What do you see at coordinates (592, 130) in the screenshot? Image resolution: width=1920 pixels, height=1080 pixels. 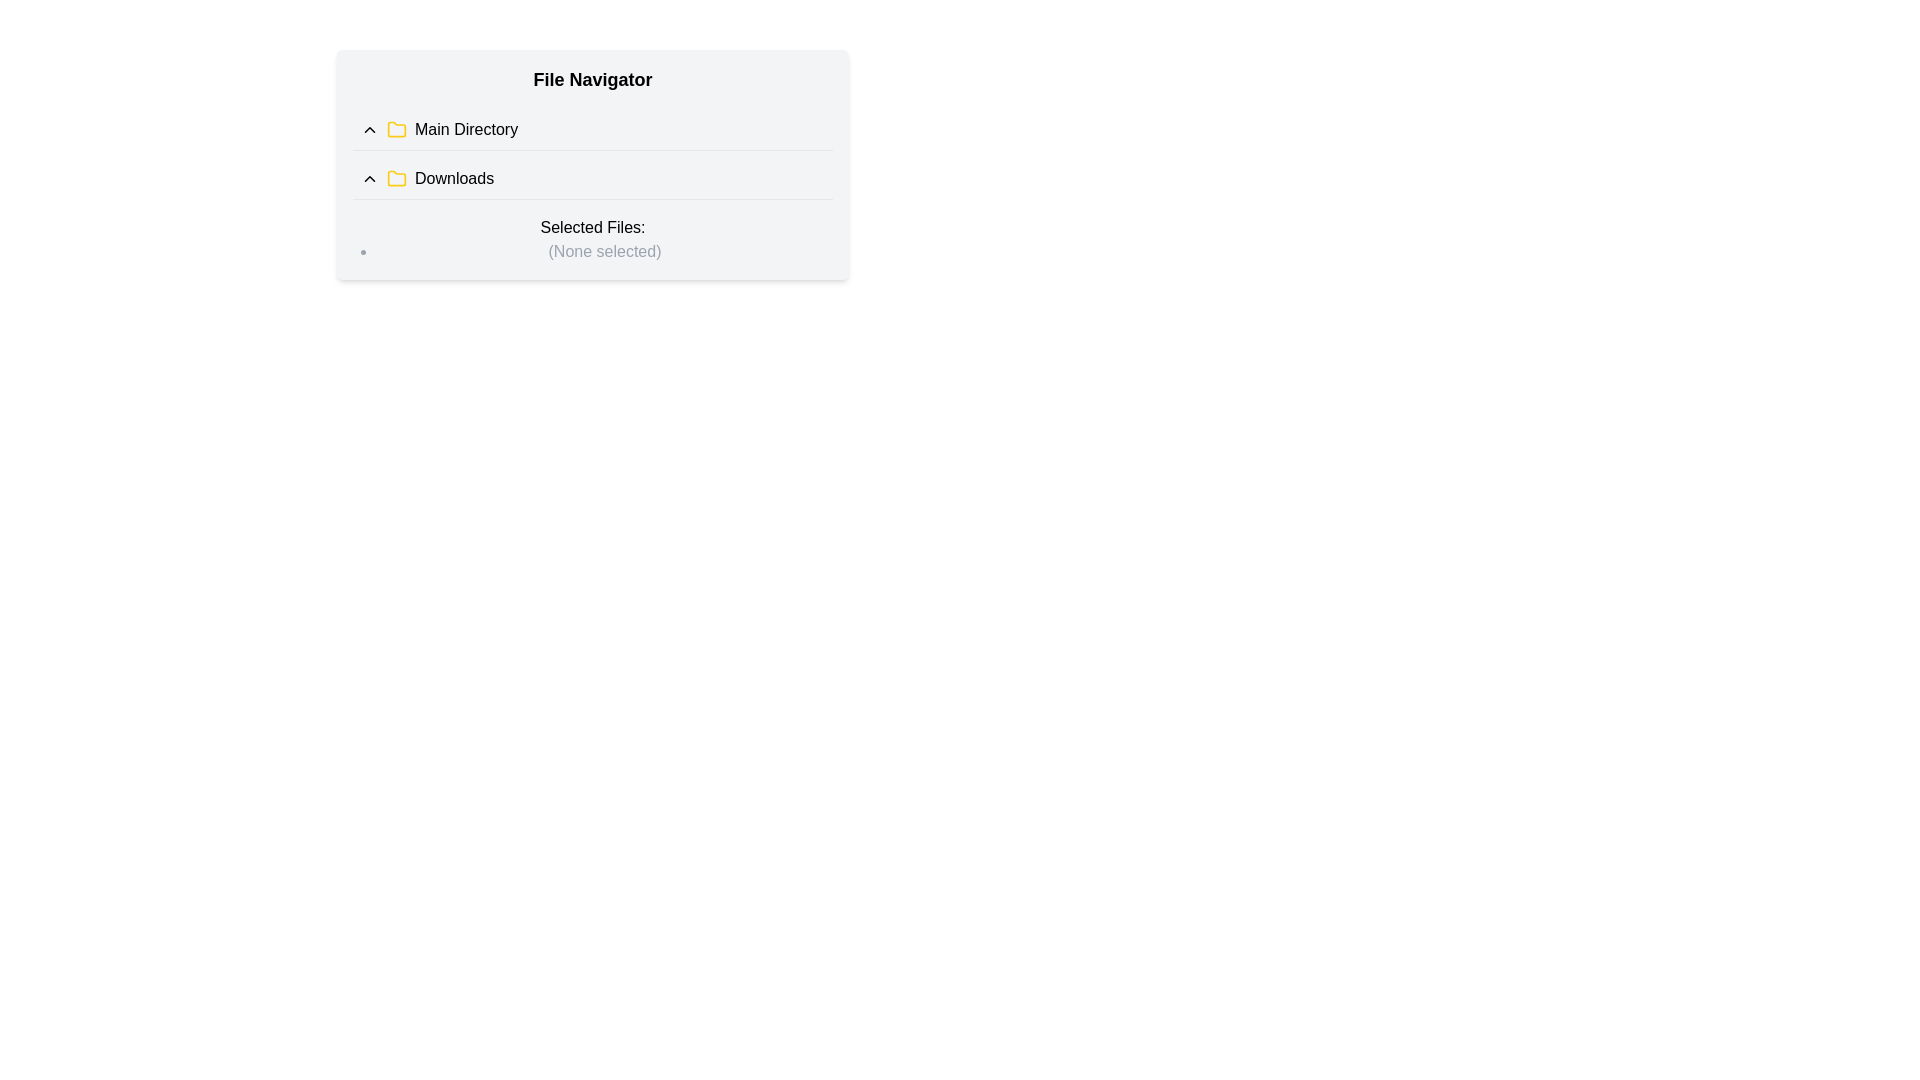 I see `the first selectable directory item` at bounding box center [592, 130].